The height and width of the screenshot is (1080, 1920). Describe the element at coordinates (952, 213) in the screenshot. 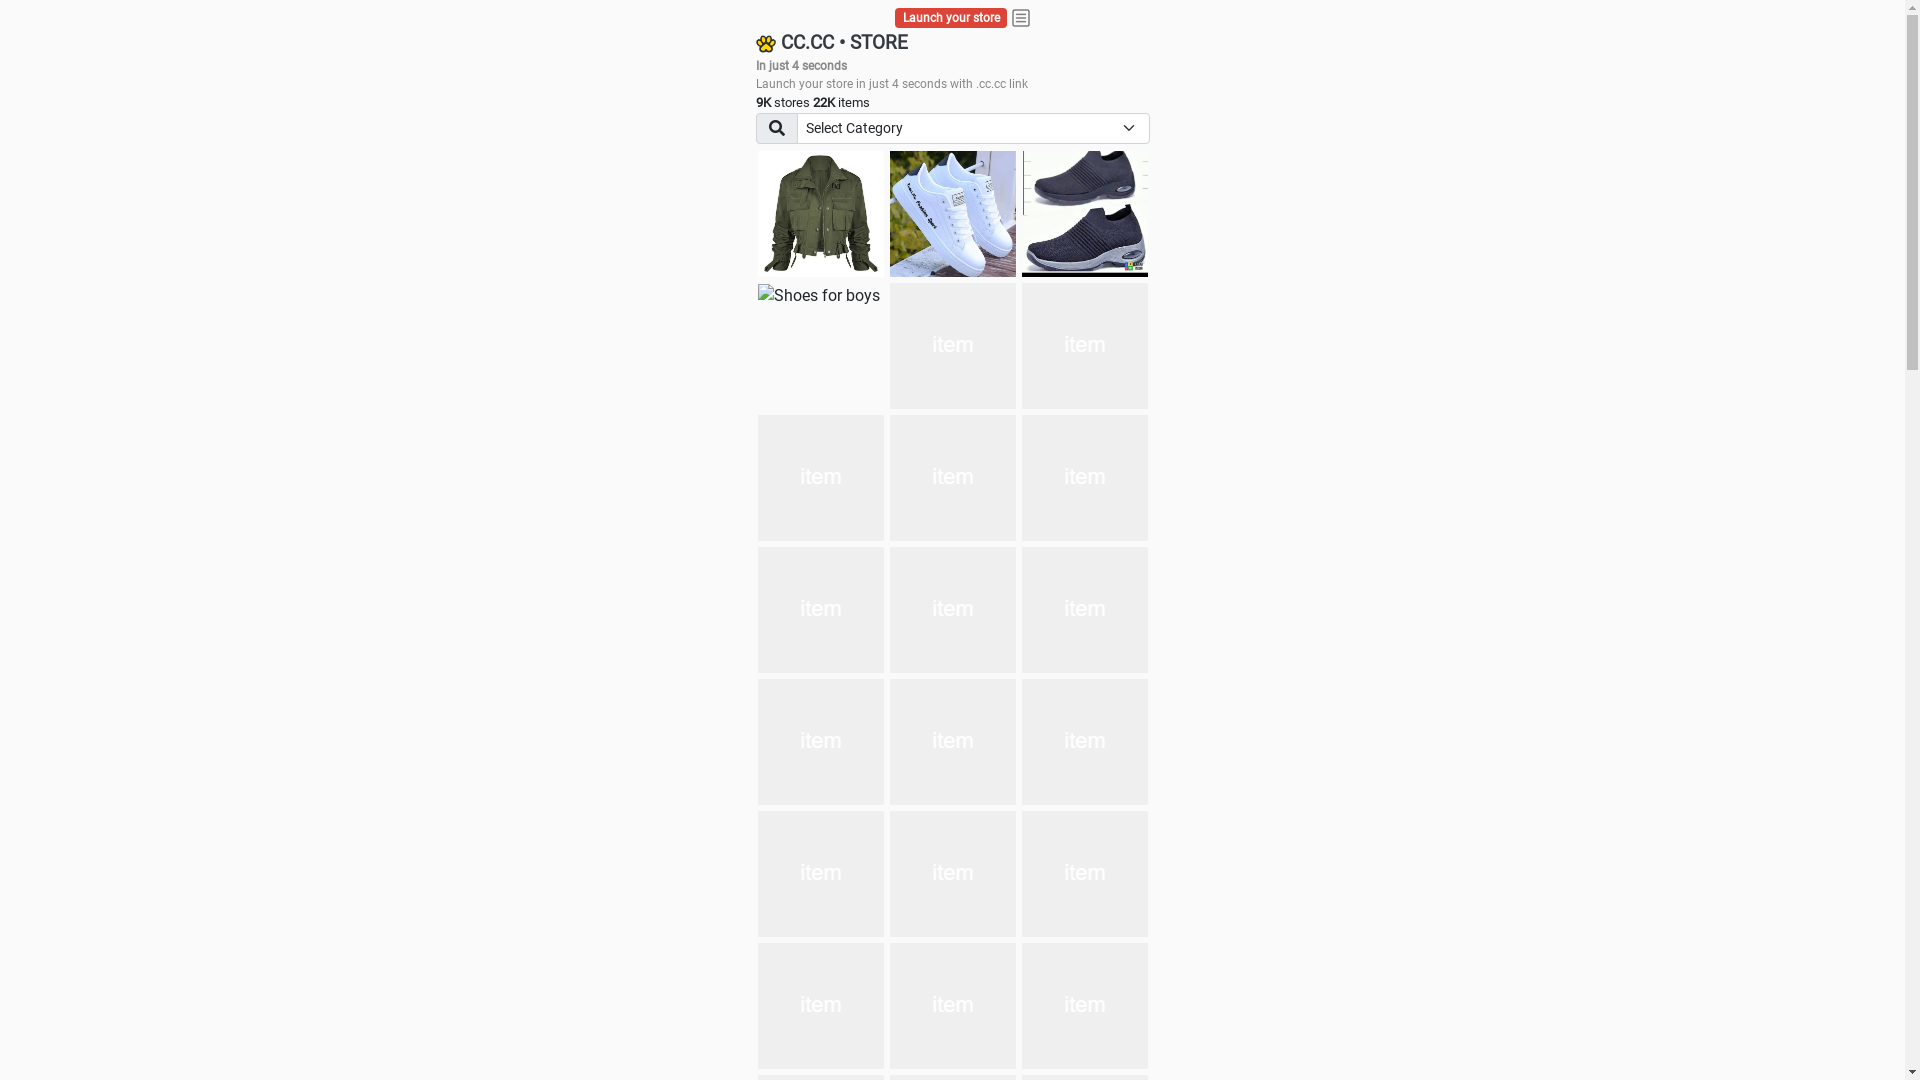

I see `'white shoes'` at that location.